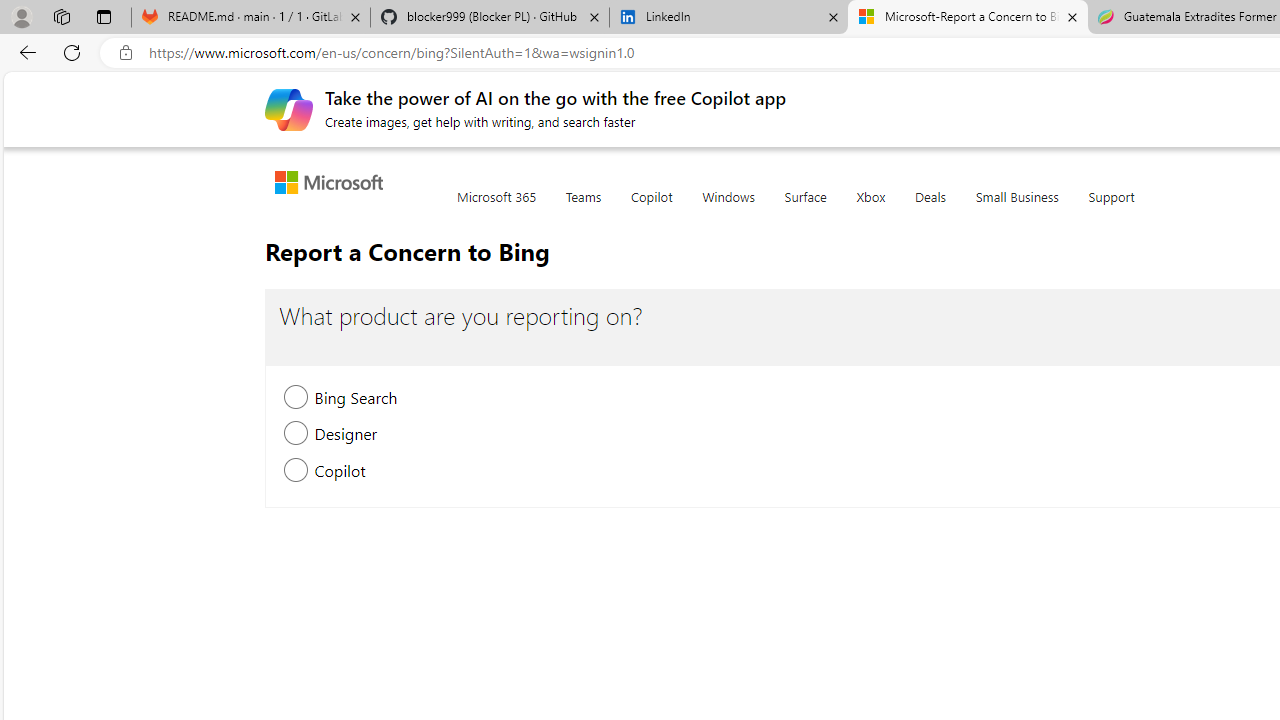 This screenshot has height=720, width=1280. What do you see at coordinates (727, 208) in the screenshot?
I see `'Windows'` at bounding box center [727, 208].